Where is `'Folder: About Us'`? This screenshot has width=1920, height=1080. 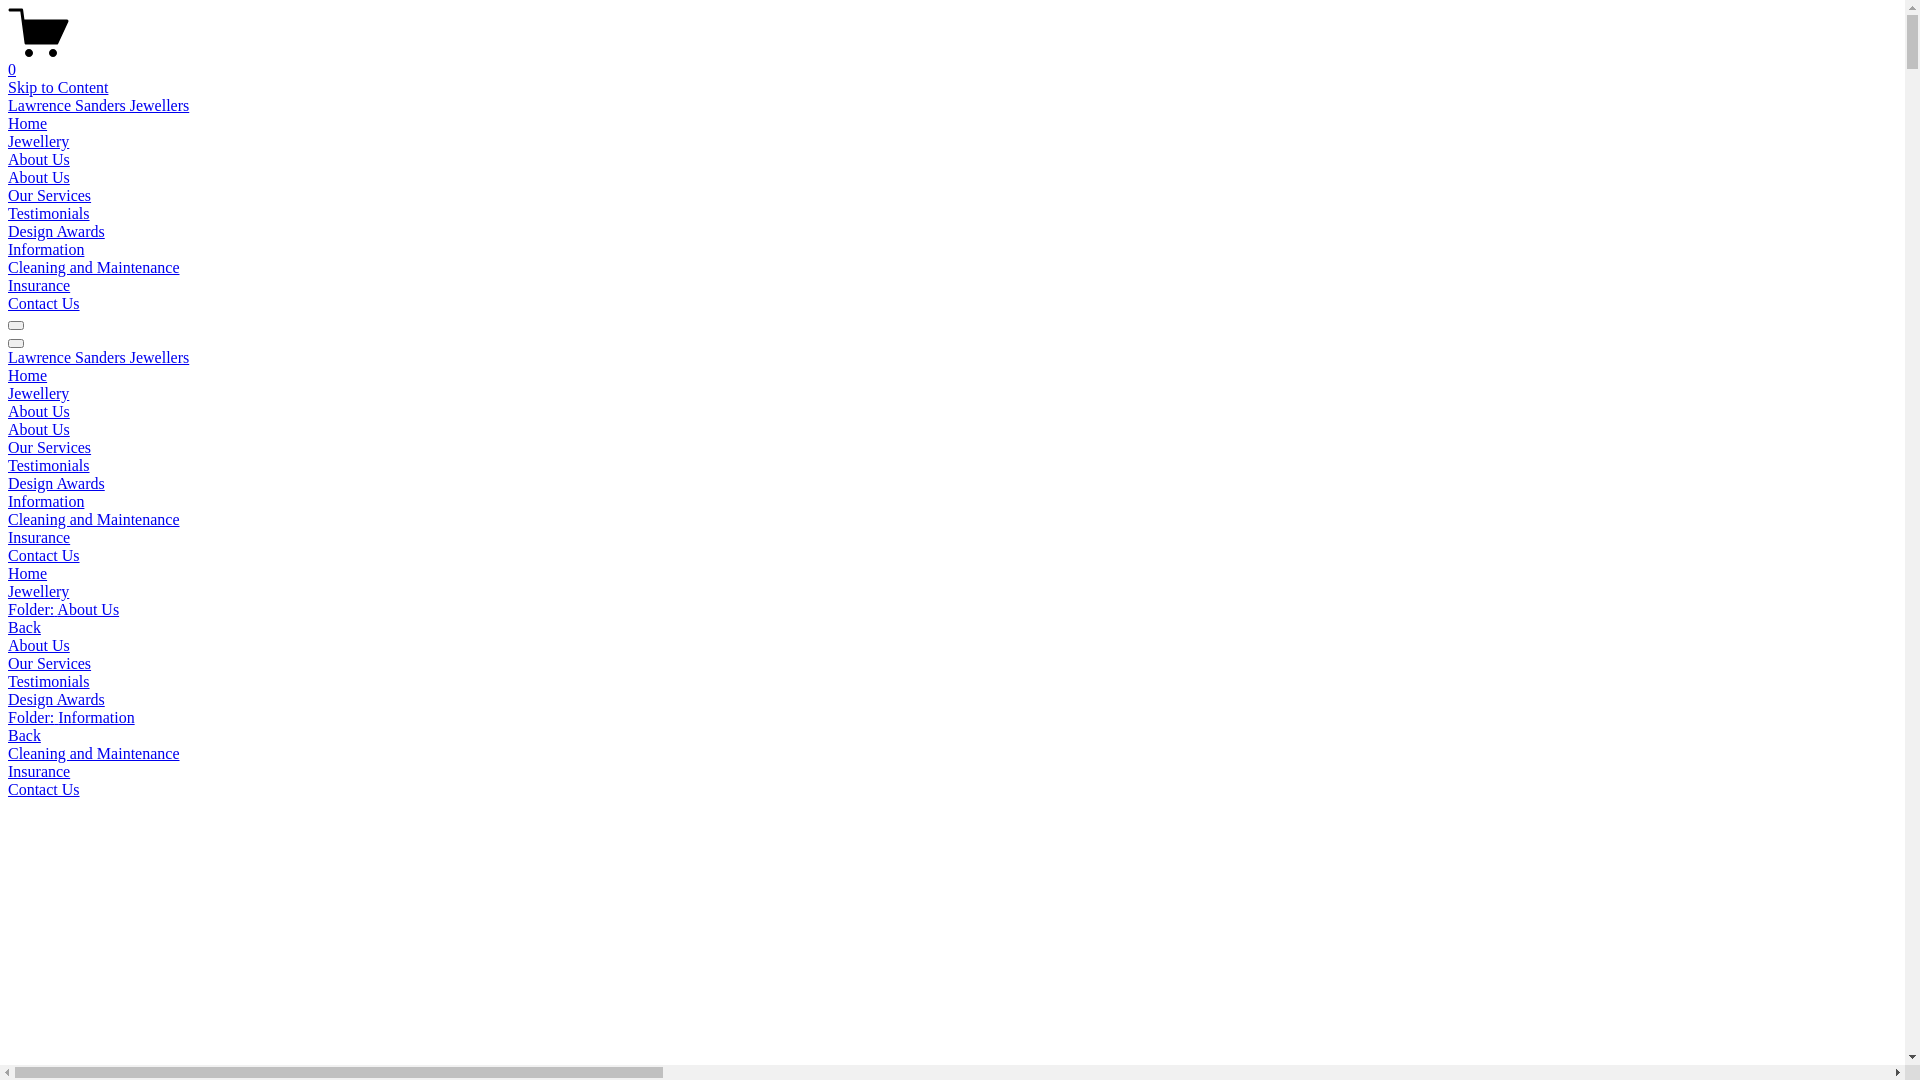 'Folder: About Us' is located at coordinates (951, 608).